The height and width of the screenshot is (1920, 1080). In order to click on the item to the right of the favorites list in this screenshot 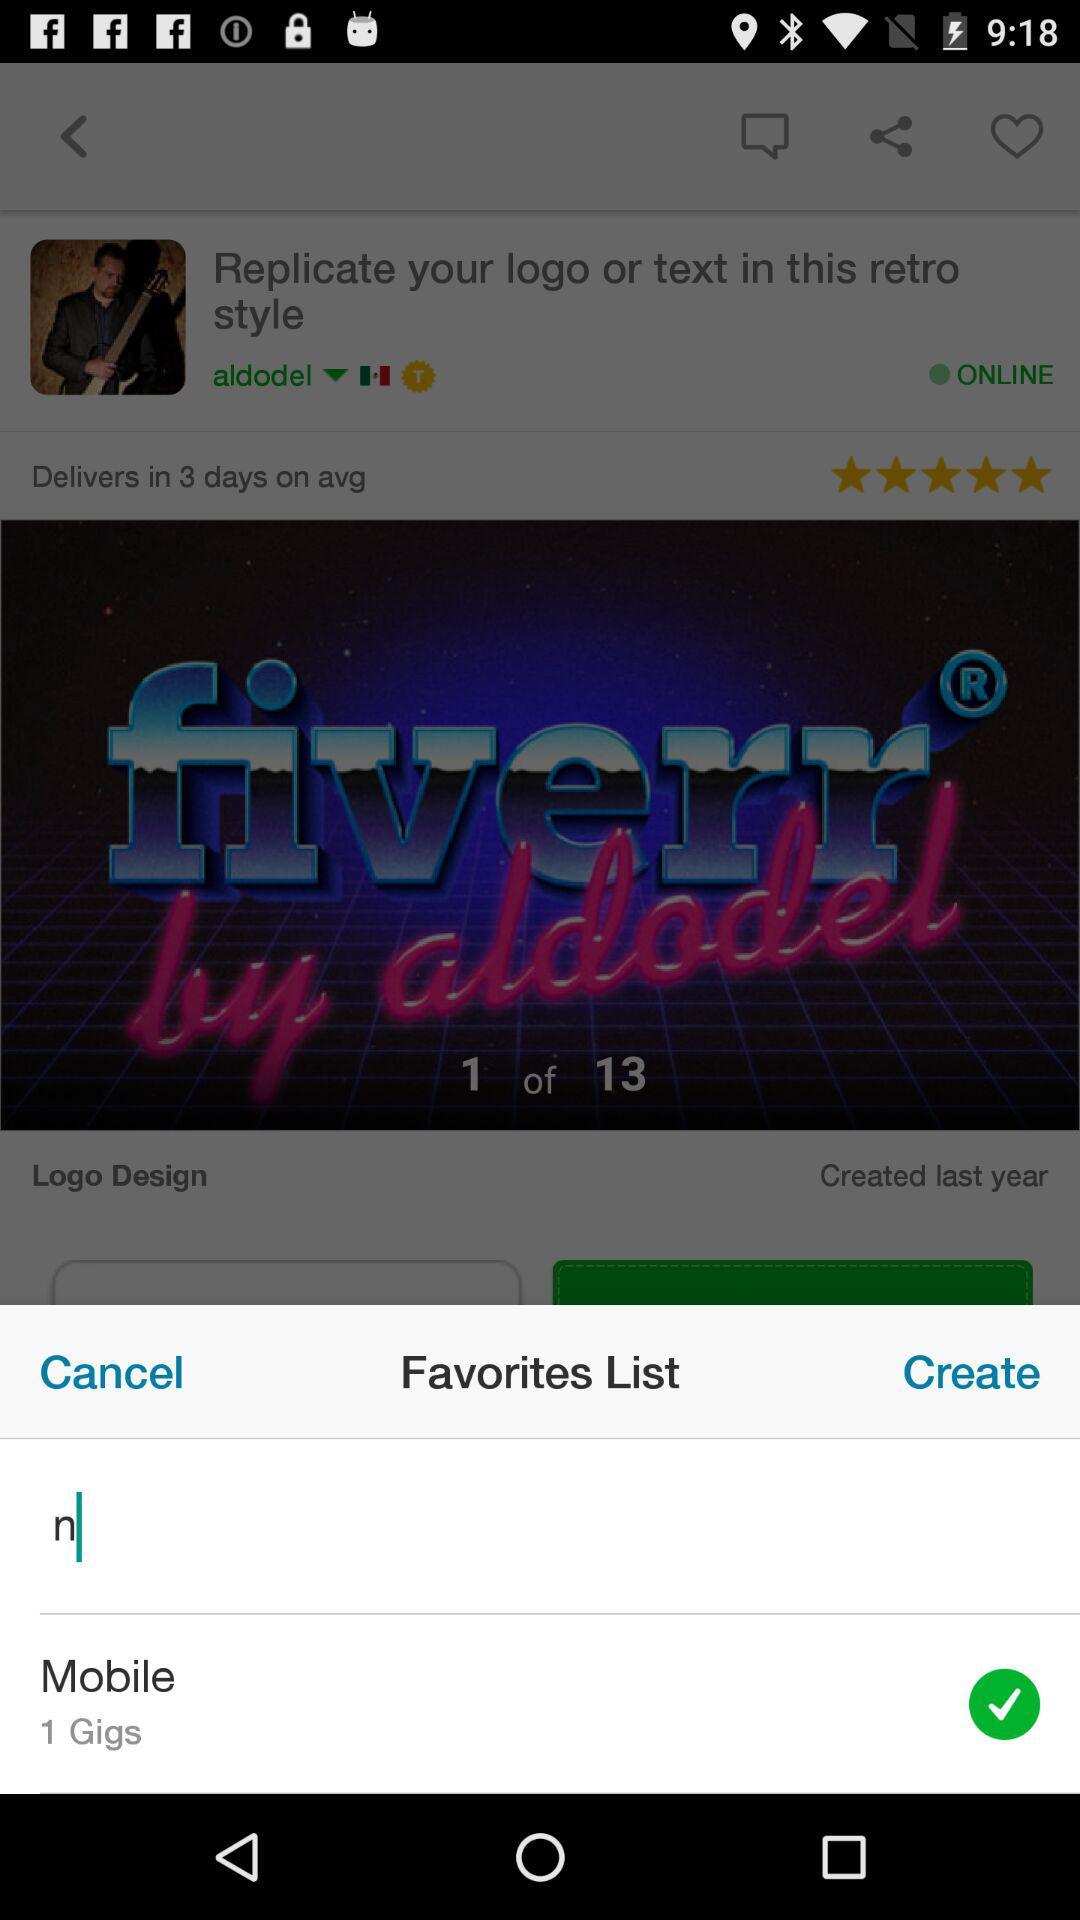, I will do `click(970, 1370)`.